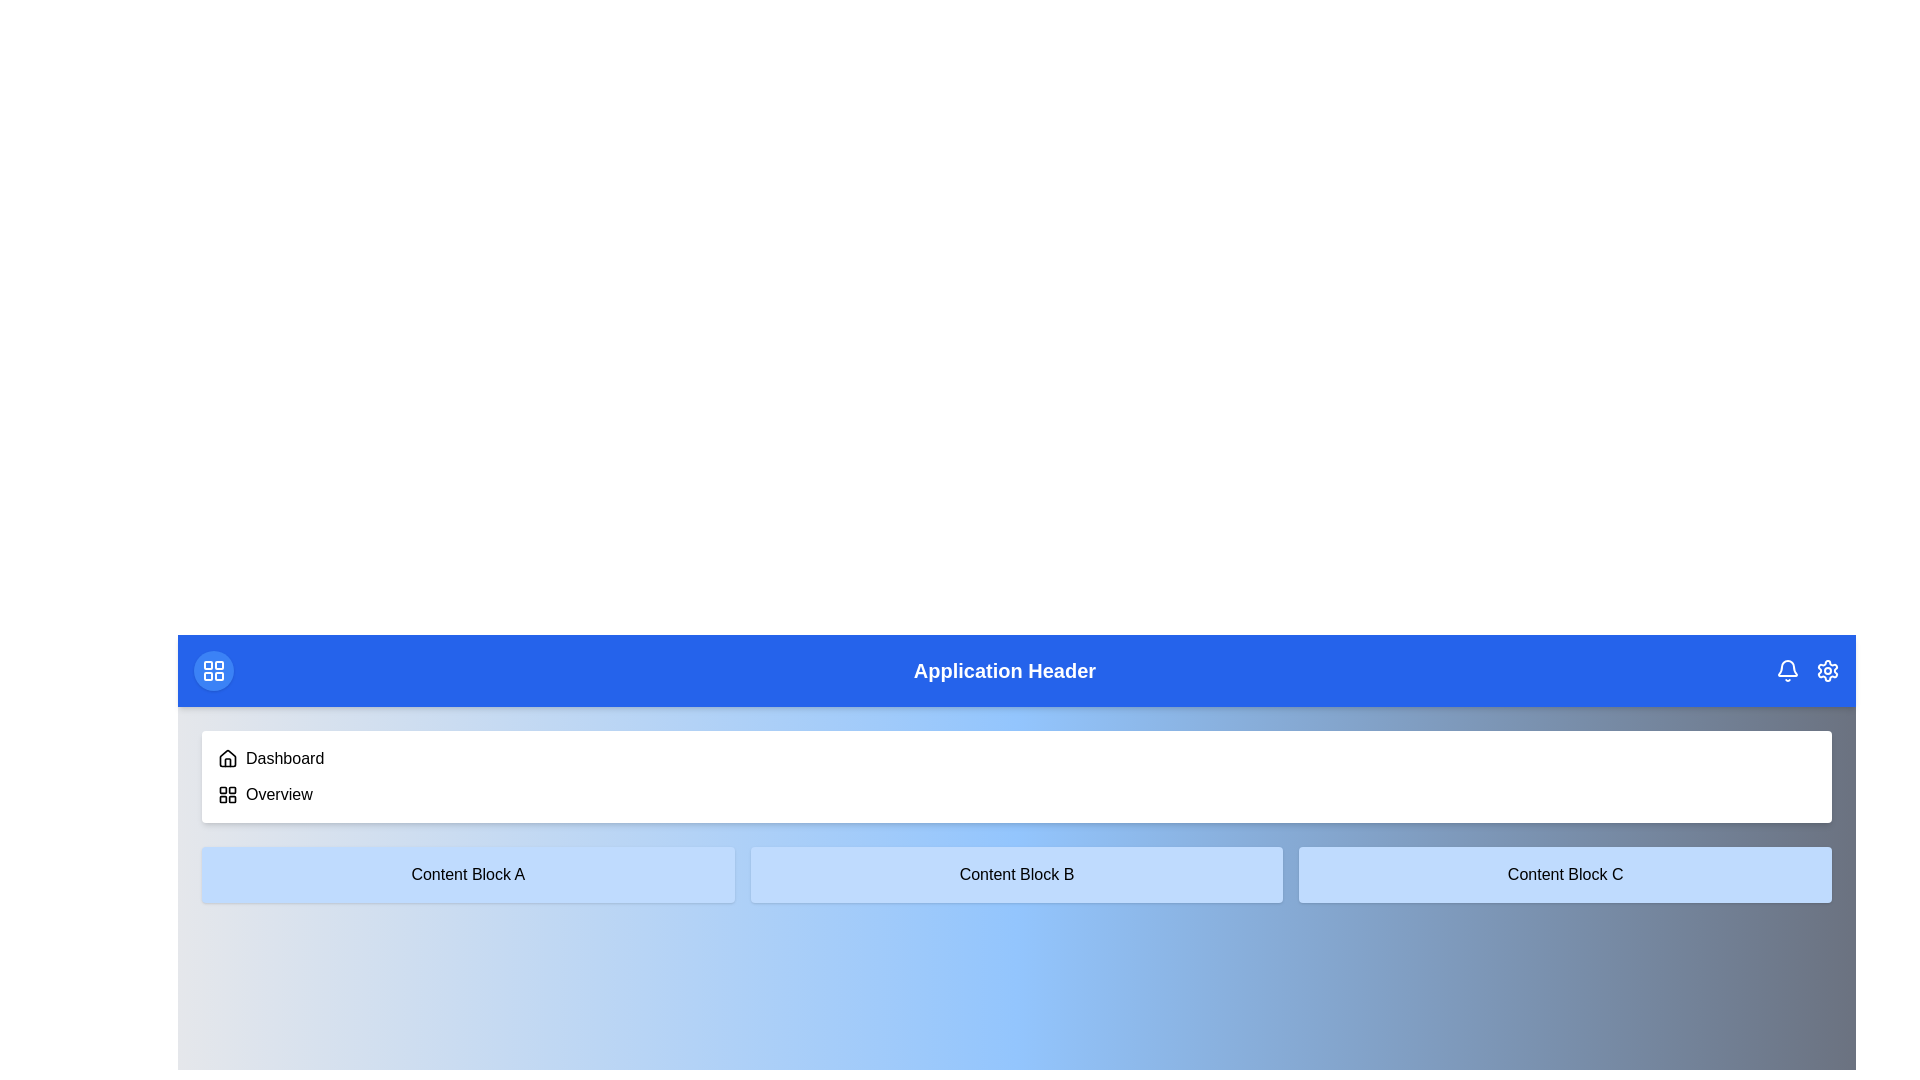 This screenshot has width=1920, height=1080. Describe the element at coordinates (1828, 671) in the screenshot. I see `the settings icon located at the top-right corner of the header` at that location.